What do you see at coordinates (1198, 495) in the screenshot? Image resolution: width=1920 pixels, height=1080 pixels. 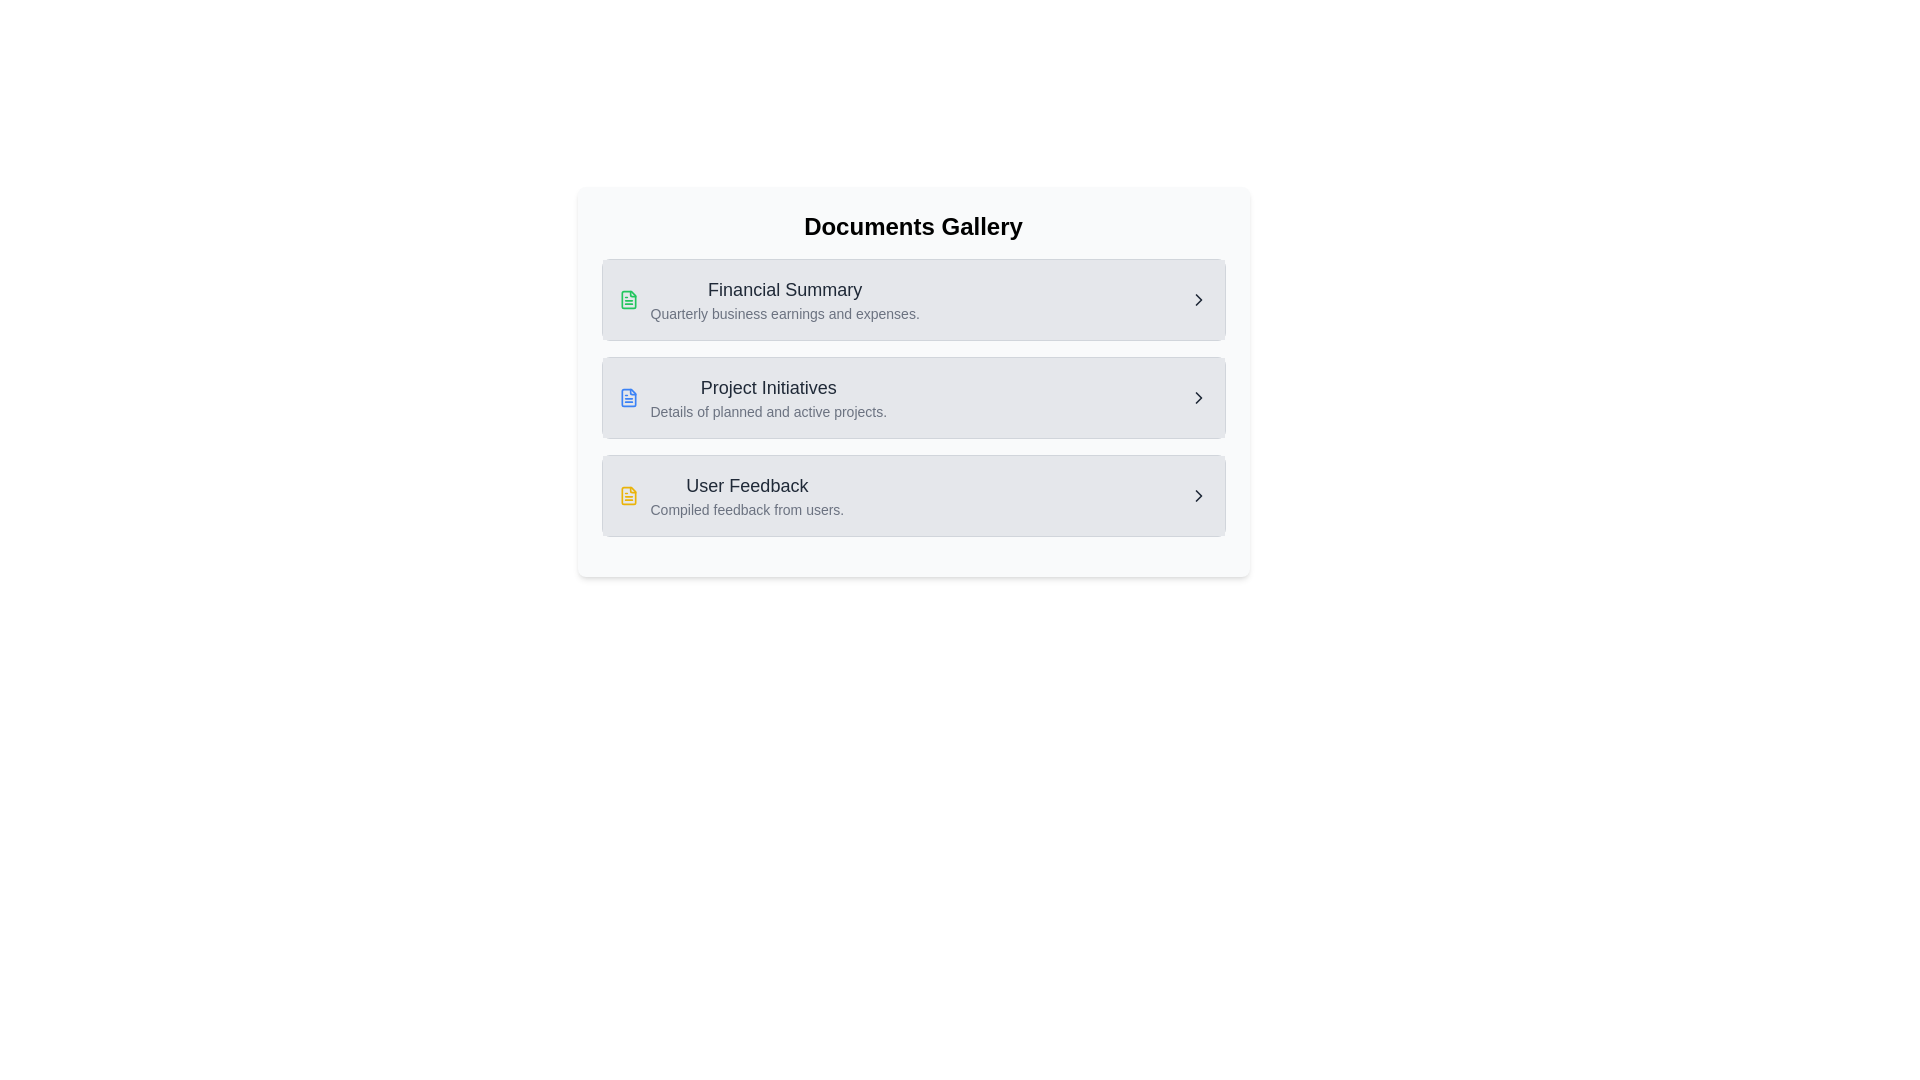 I see `the Icon button in the 'User Feedback' section, which indicates interactivity for navigation or expansion` at bounding box center [1198, 495].